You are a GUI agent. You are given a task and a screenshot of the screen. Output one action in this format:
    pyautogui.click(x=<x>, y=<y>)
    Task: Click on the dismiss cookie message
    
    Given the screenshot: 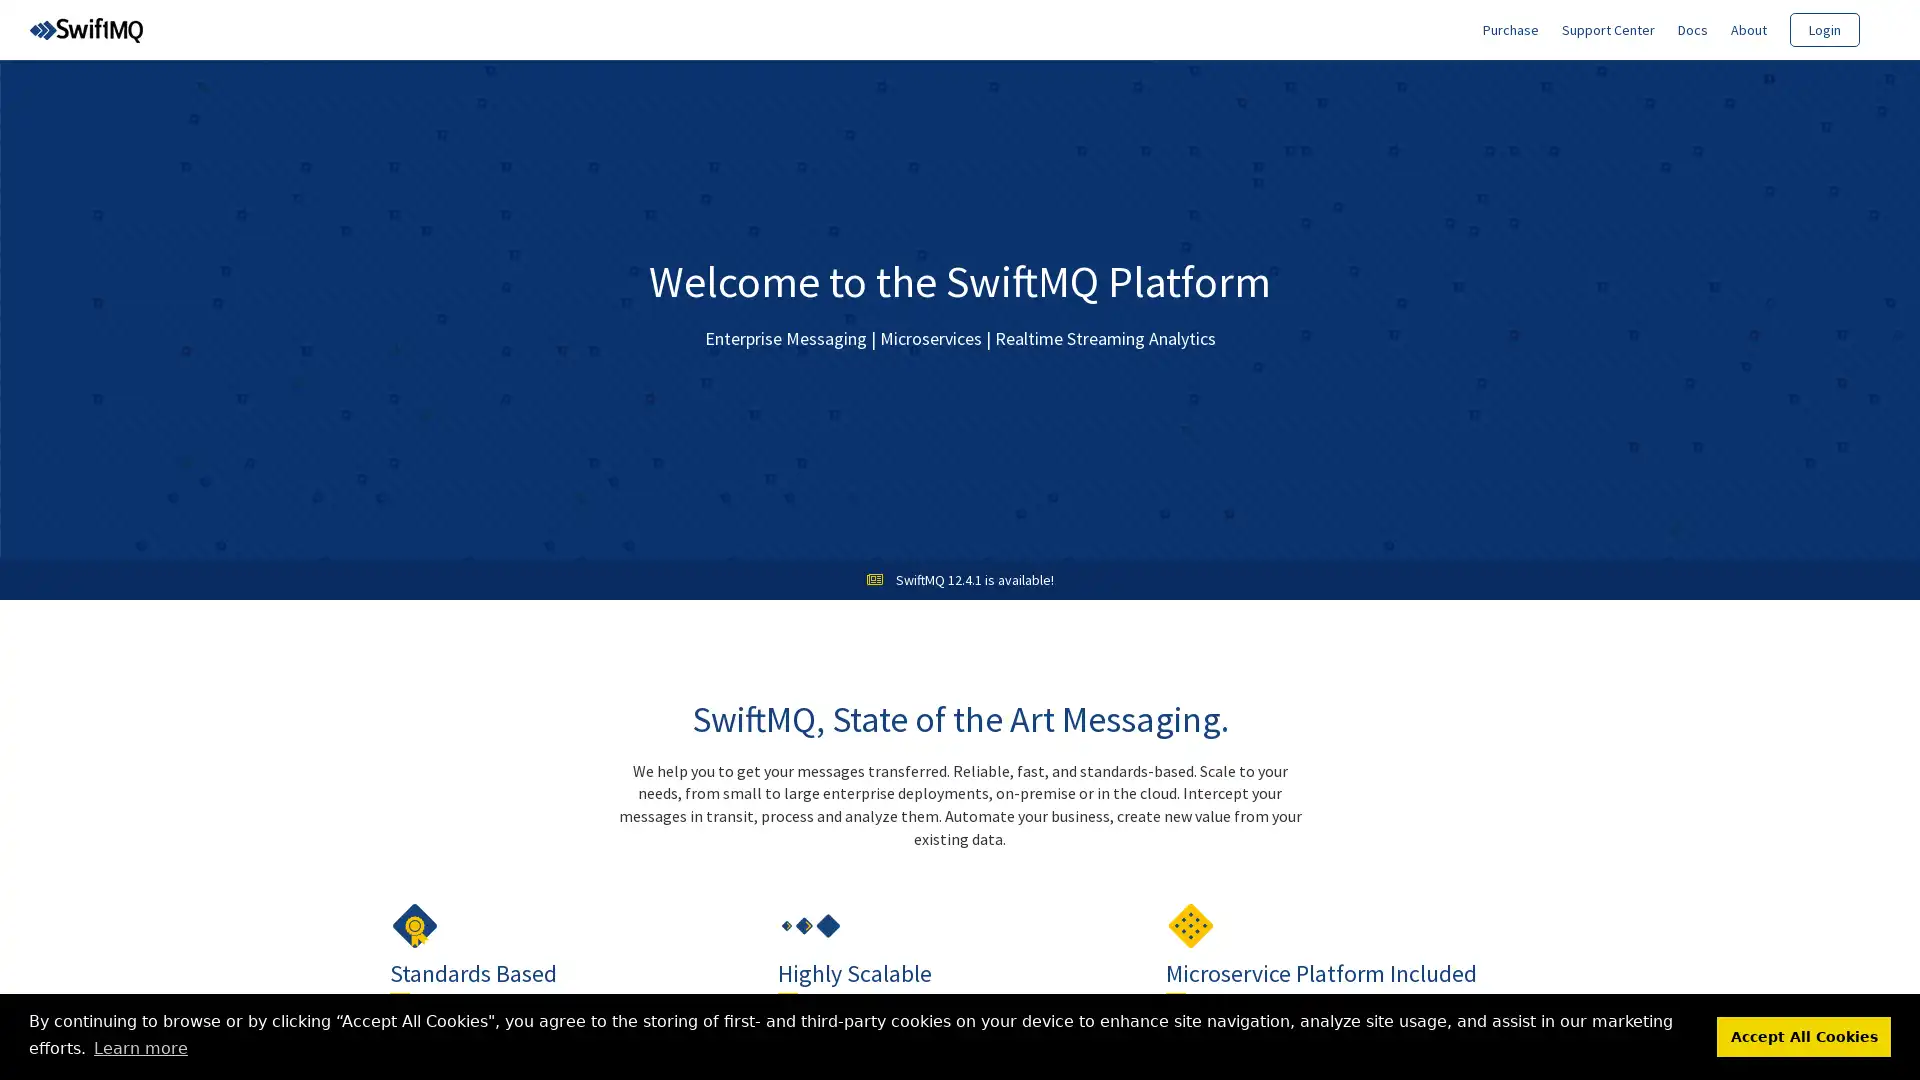 What is the action you would take?
    pyautogui.click(x=1804, y=1035)
    